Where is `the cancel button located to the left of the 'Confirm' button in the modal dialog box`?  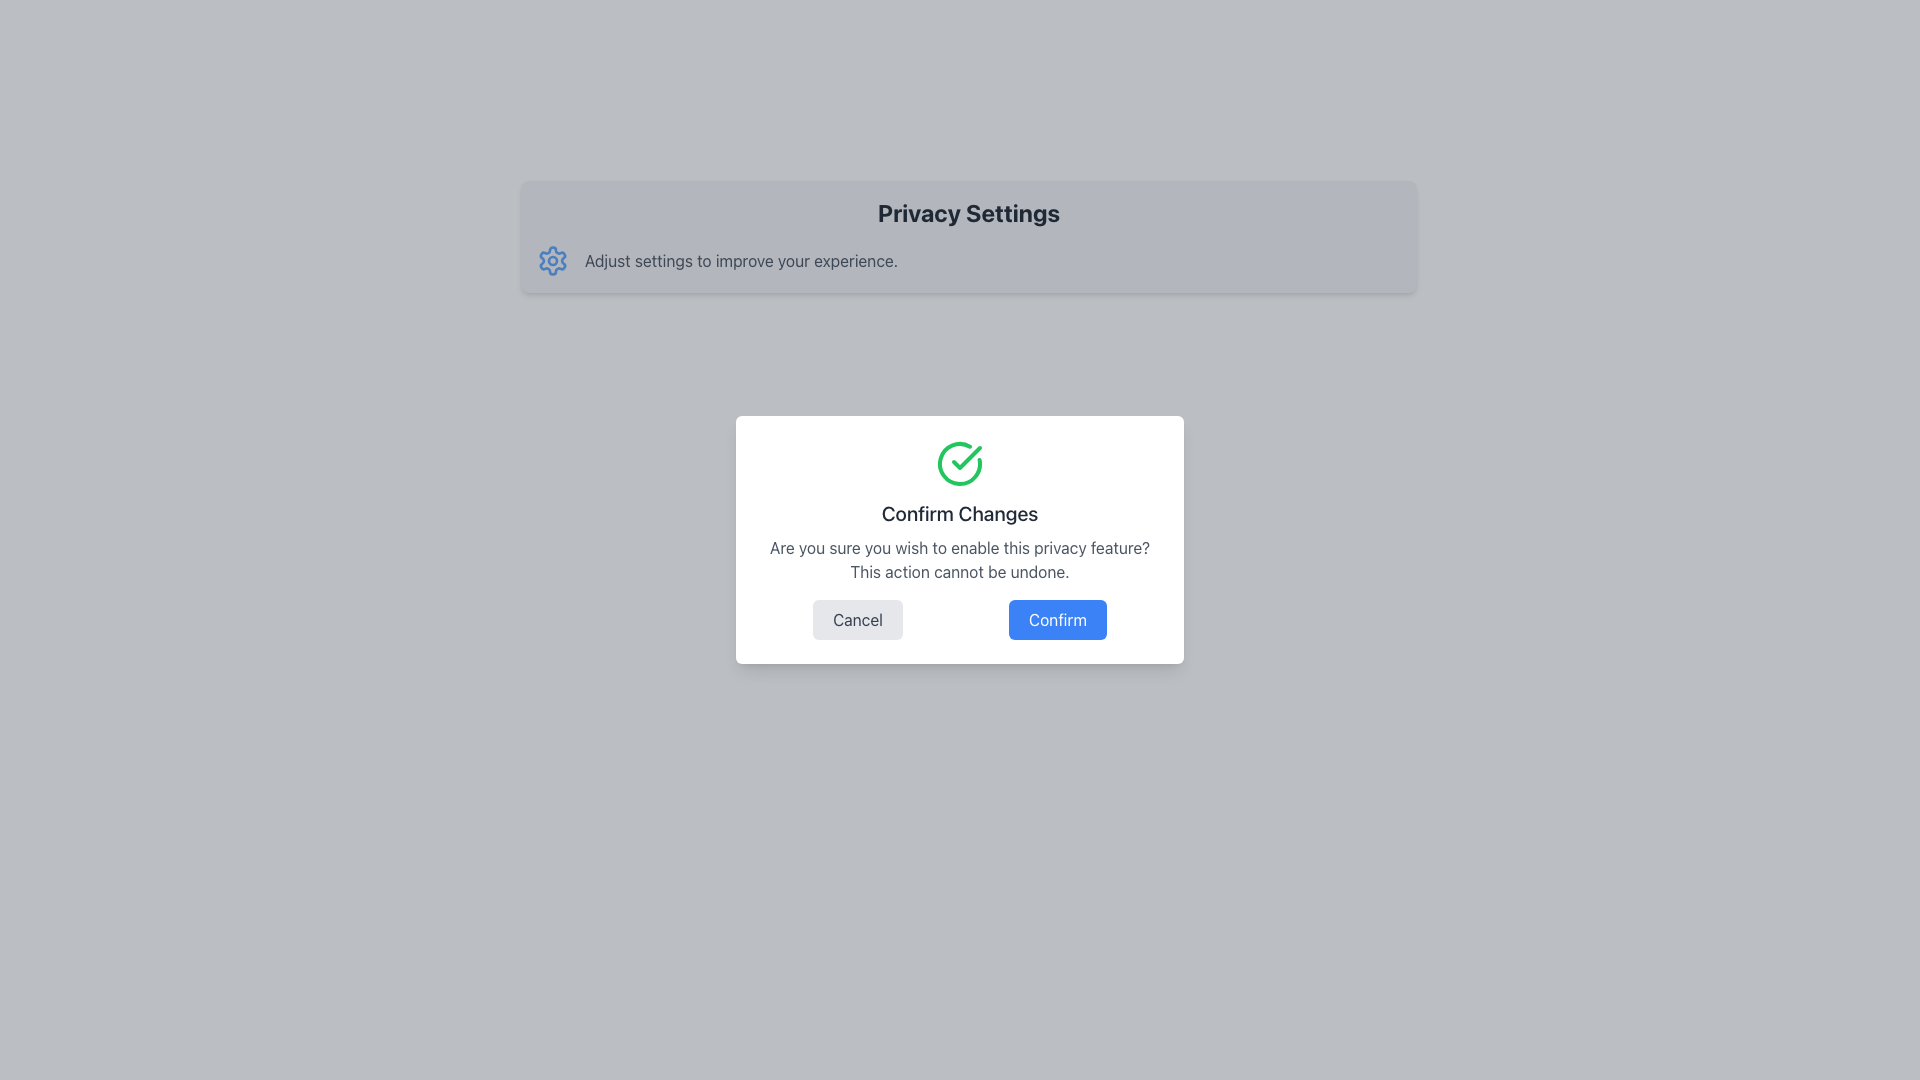 the cancel button located to the left of the 'Confirm' button in the modal dialog box is located at coordinates (858, 619).